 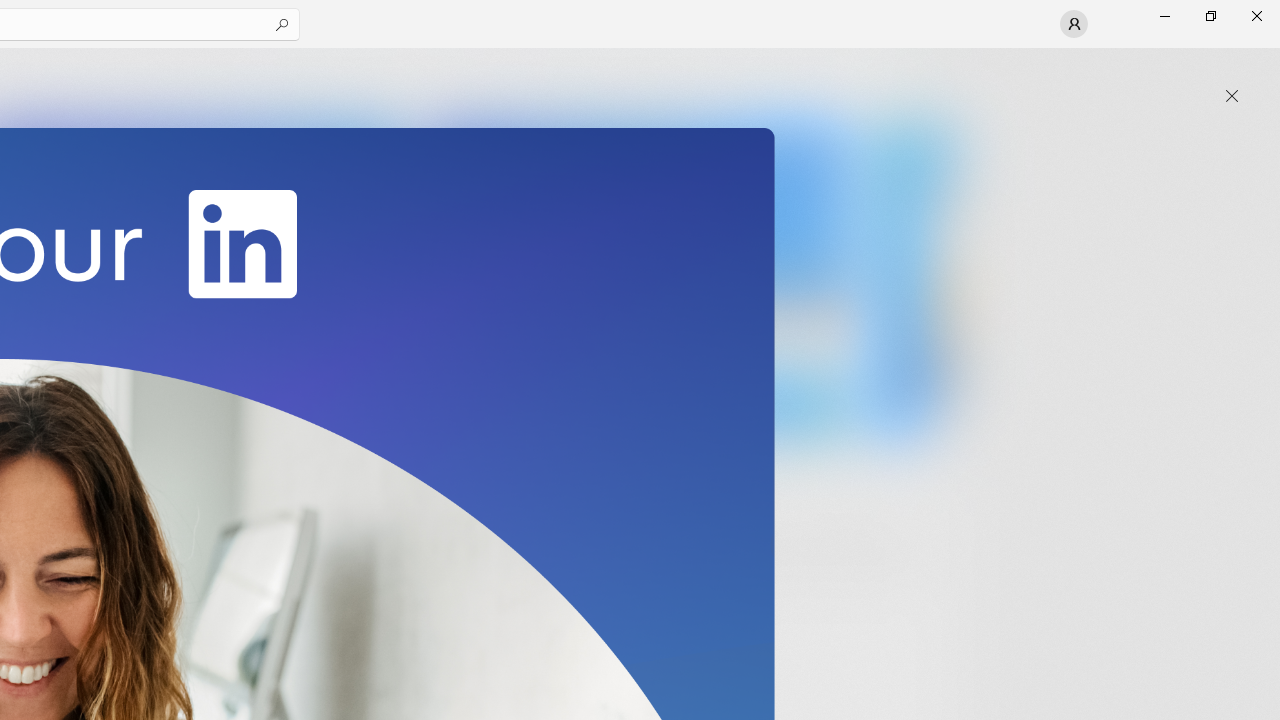 I want to click on 'close popup window', so click(x=1231, y=96).